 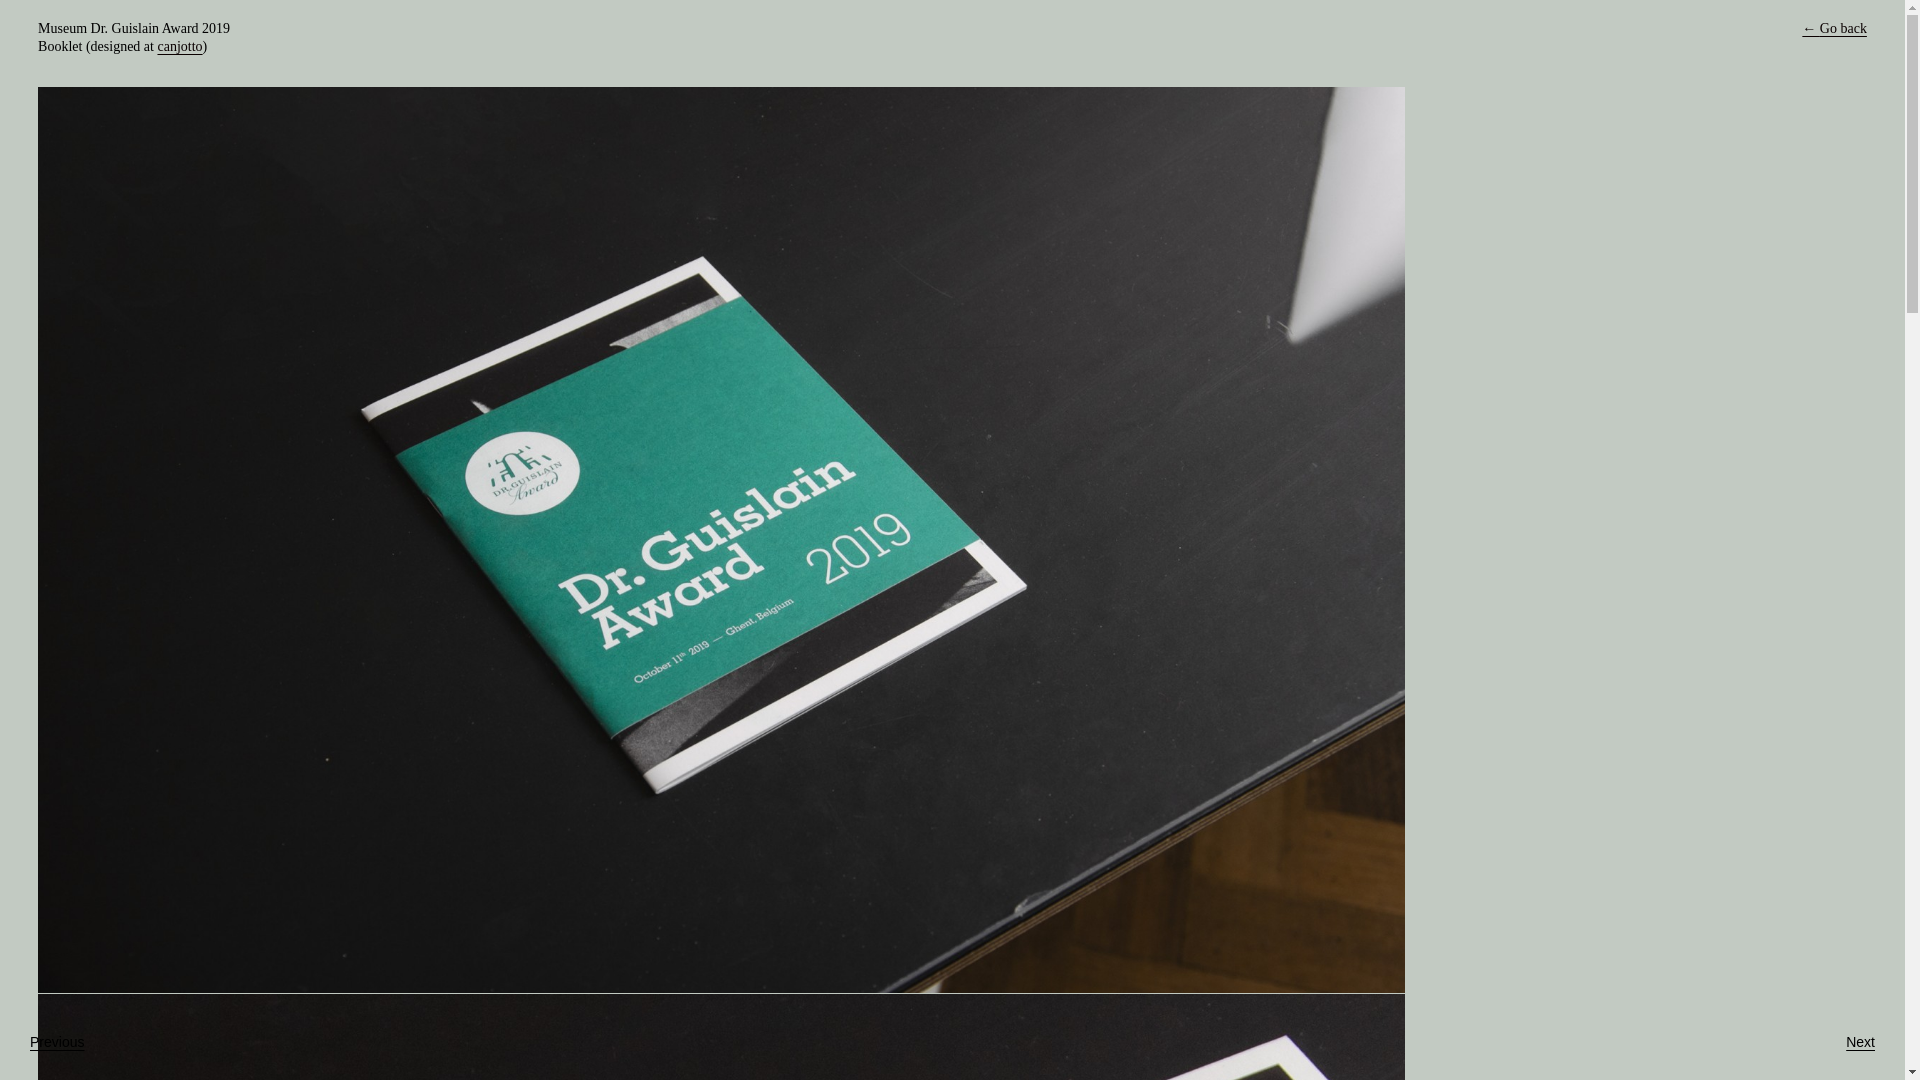 I want to click on 'canjotto', so click(x=179, y=45).